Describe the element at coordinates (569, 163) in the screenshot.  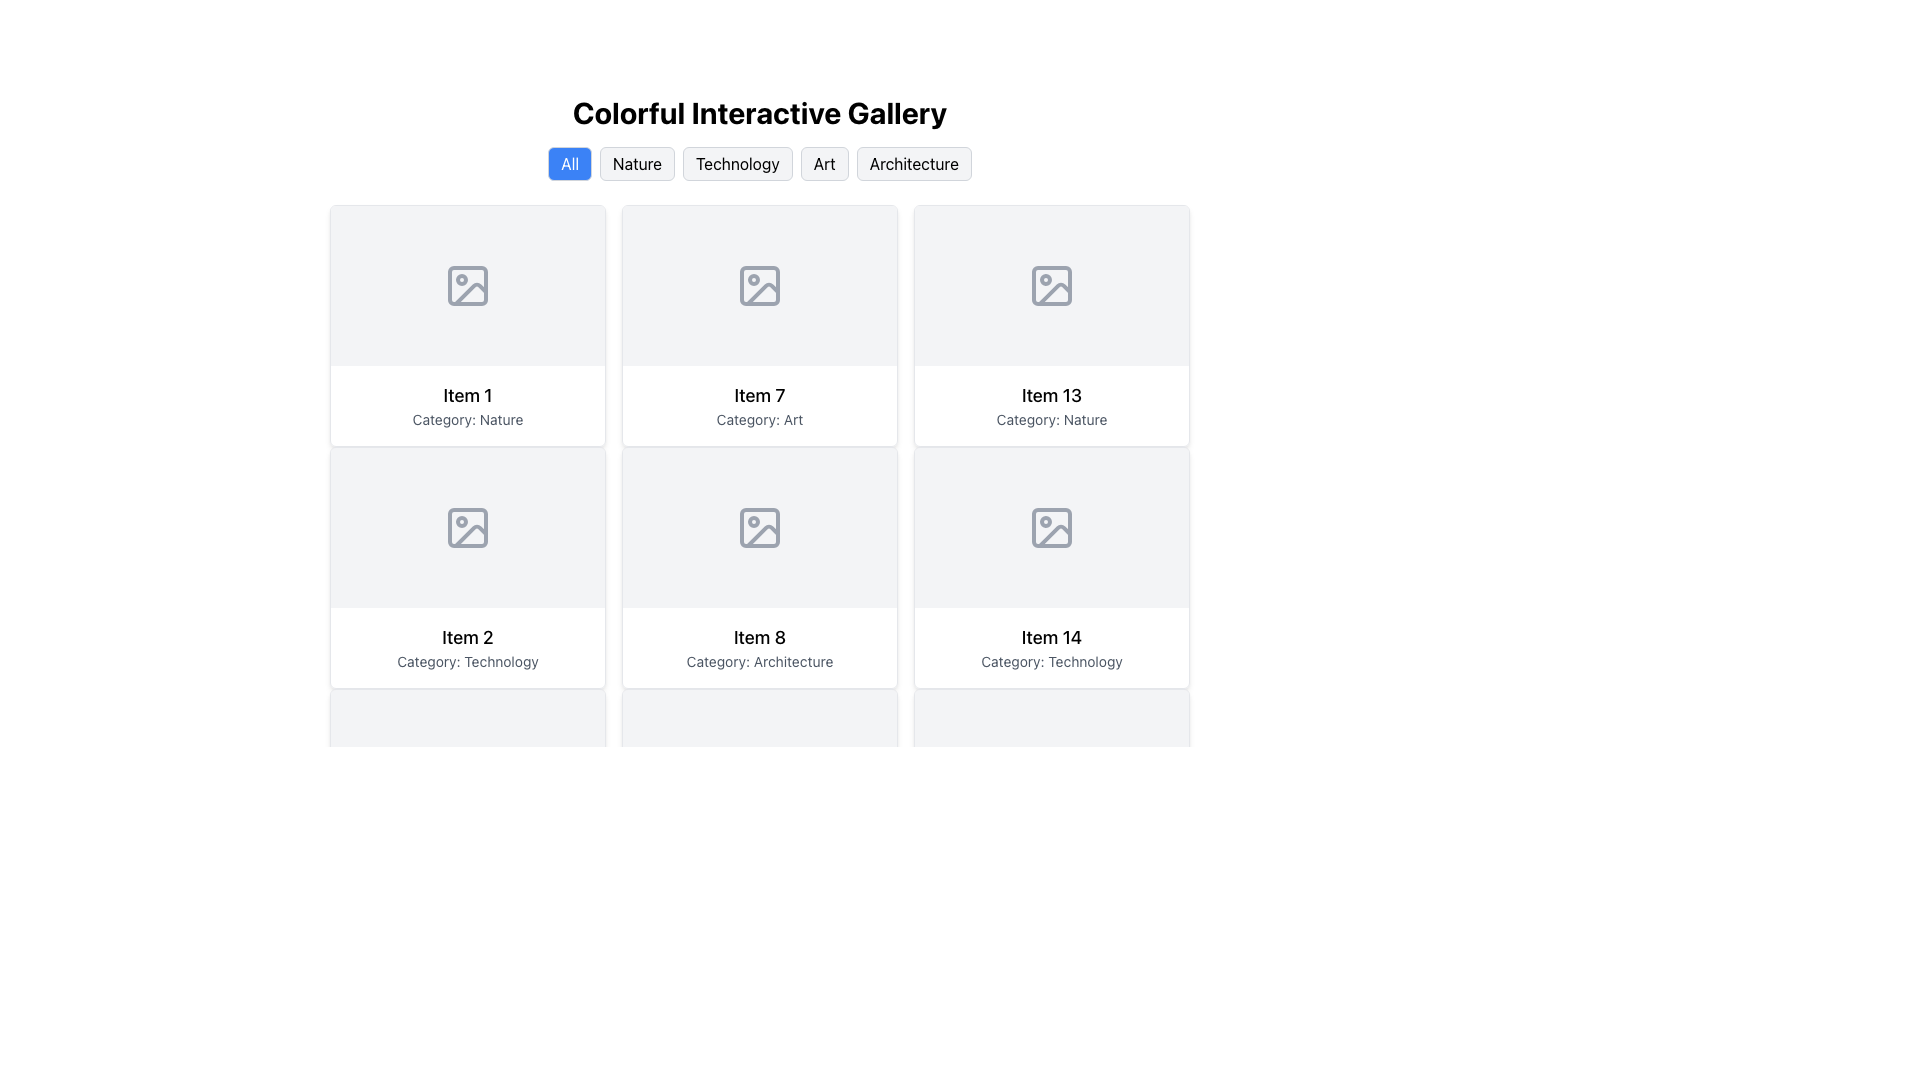
I see `the blue button with white text reading 'All'` at that location.